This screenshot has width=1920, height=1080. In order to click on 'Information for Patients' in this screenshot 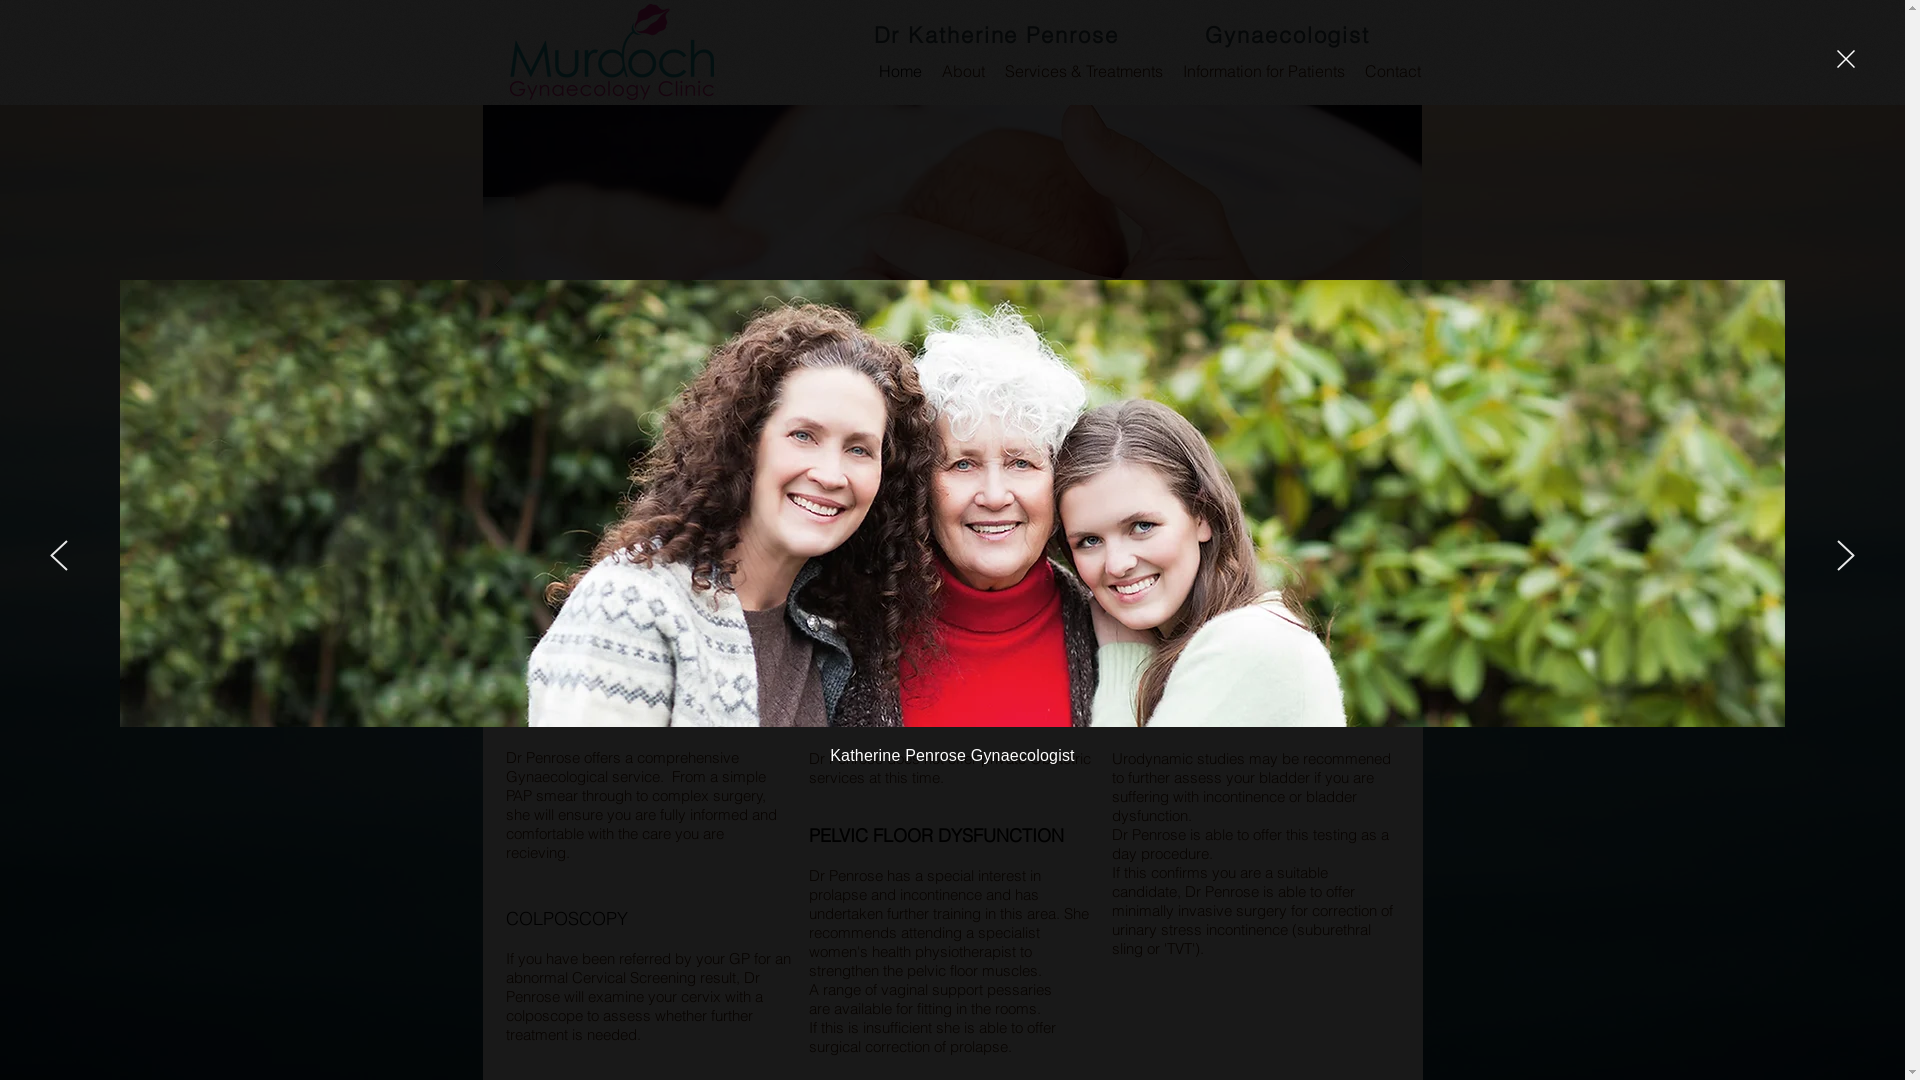, I will do `click(1261, 69)`.